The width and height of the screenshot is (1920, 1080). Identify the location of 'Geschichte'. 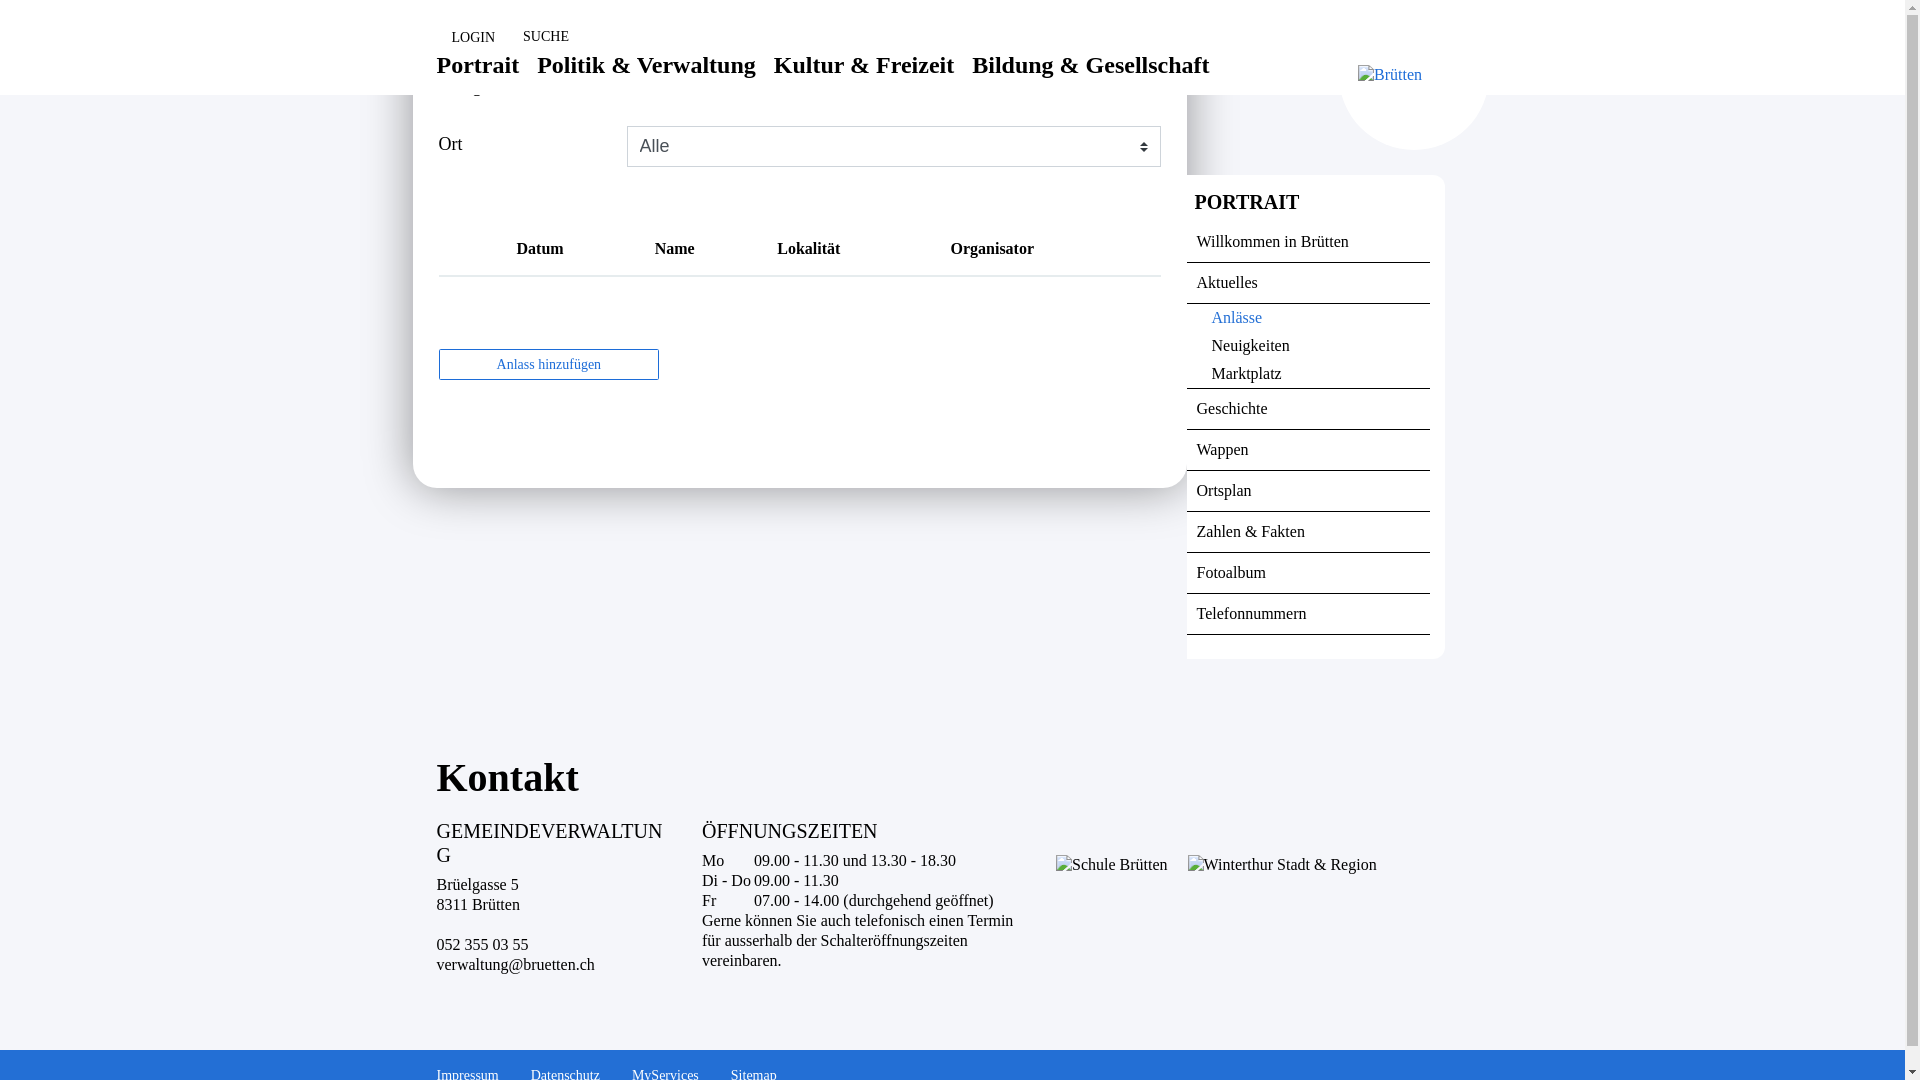
(1307, 408).